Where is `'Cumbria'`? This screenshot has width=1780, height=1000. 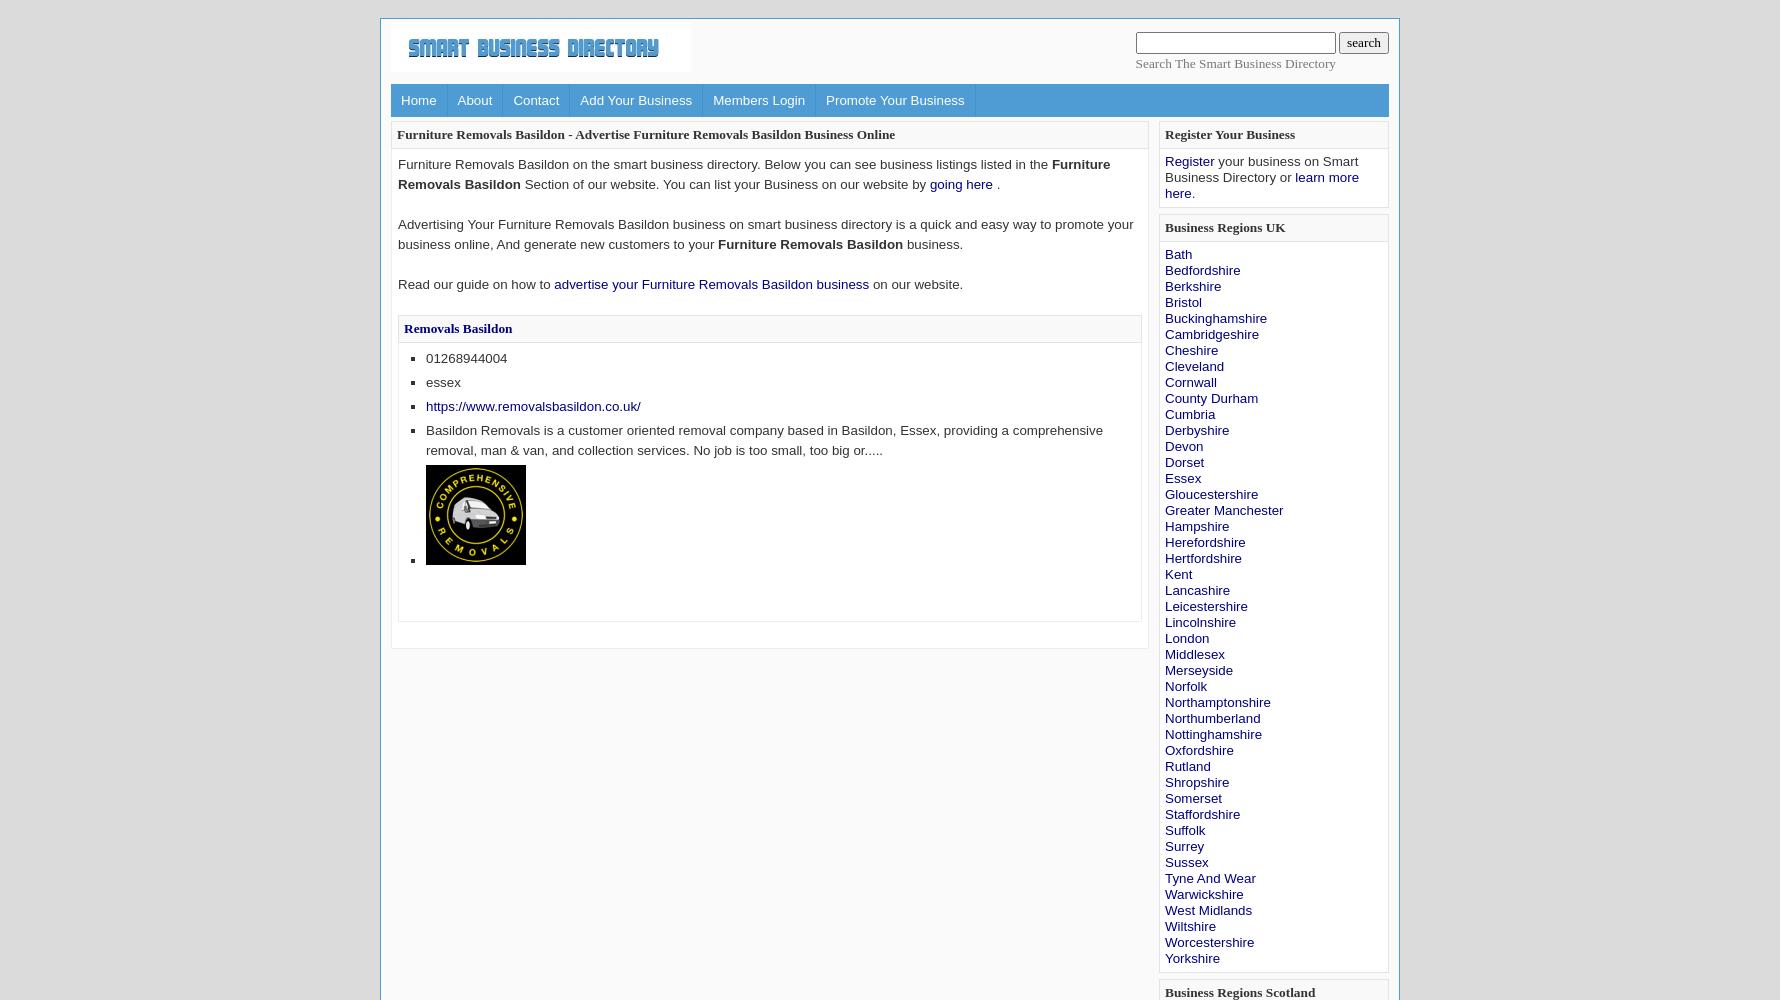
'Cumbria' is located at coordinates (1189, 414).